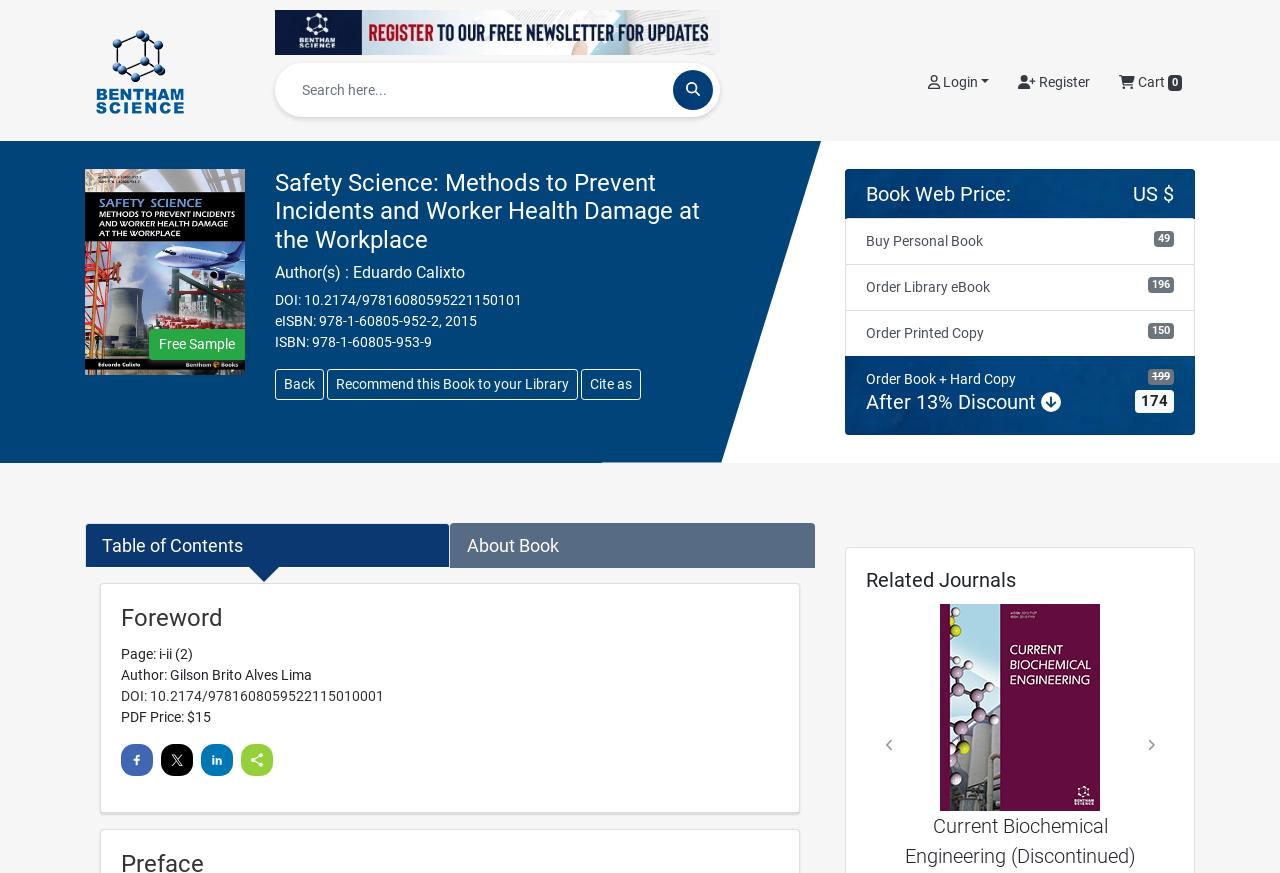 The height and width of the screenshot is (873, 1280). Describe the element at coordinates (1030, 23) in the screenshot. I see `'For Authors & Editors'` at that location.